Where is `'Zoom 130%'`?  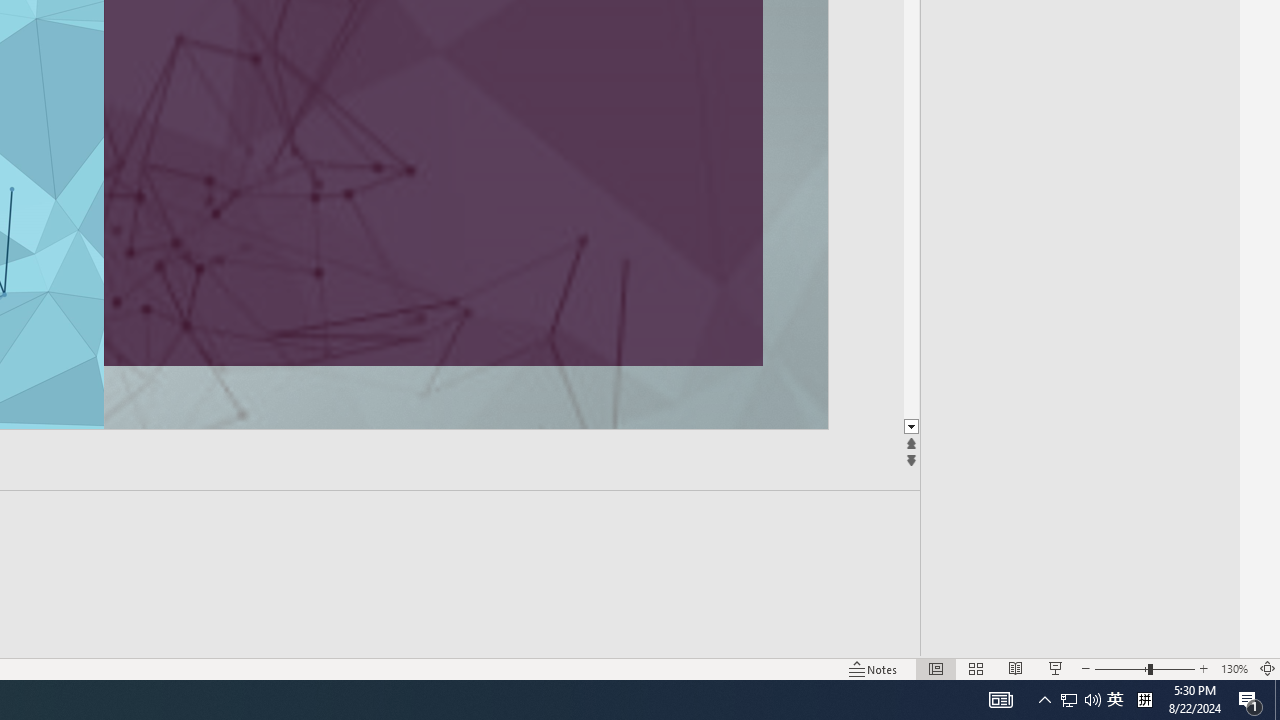
'Zoom 130%' is located at coordinates (1233, 669).